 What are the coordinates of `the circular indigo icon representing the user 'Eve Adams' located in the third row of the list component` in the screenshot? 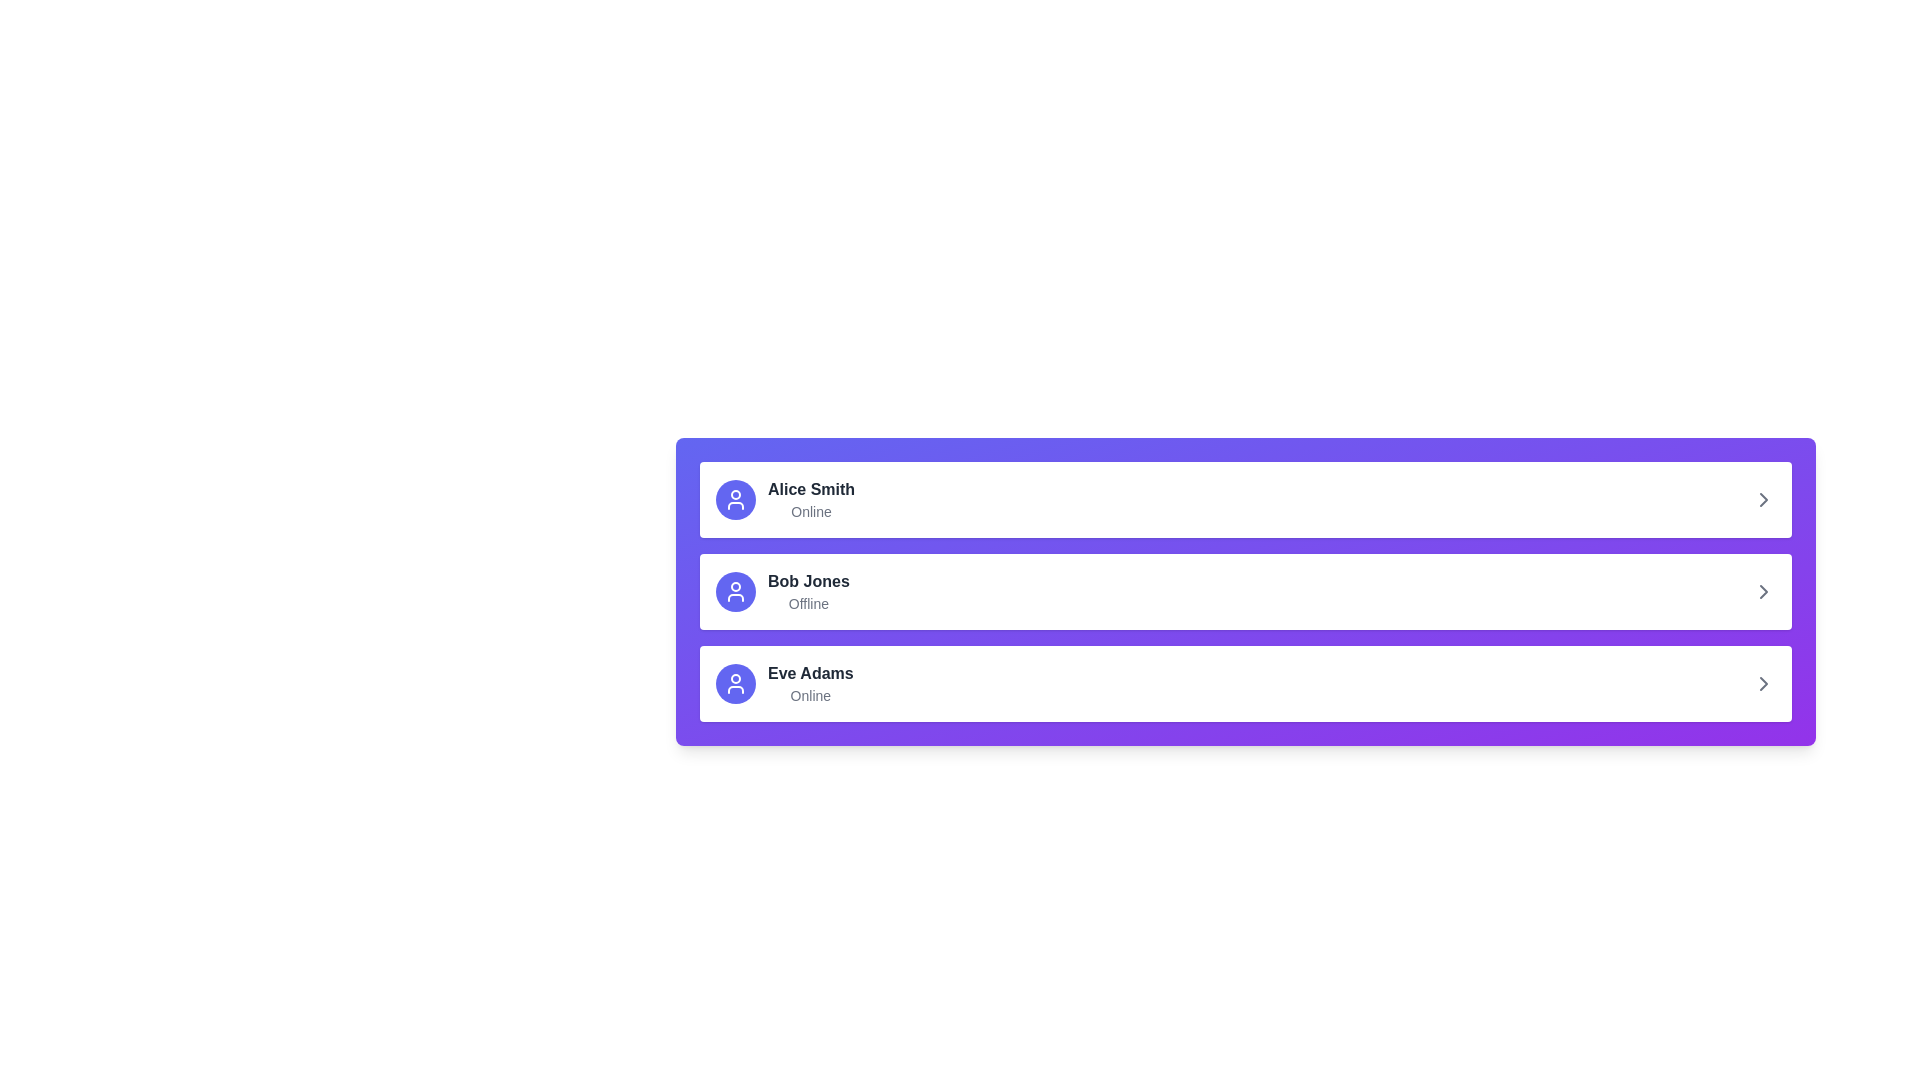 It's located at (734, 682).